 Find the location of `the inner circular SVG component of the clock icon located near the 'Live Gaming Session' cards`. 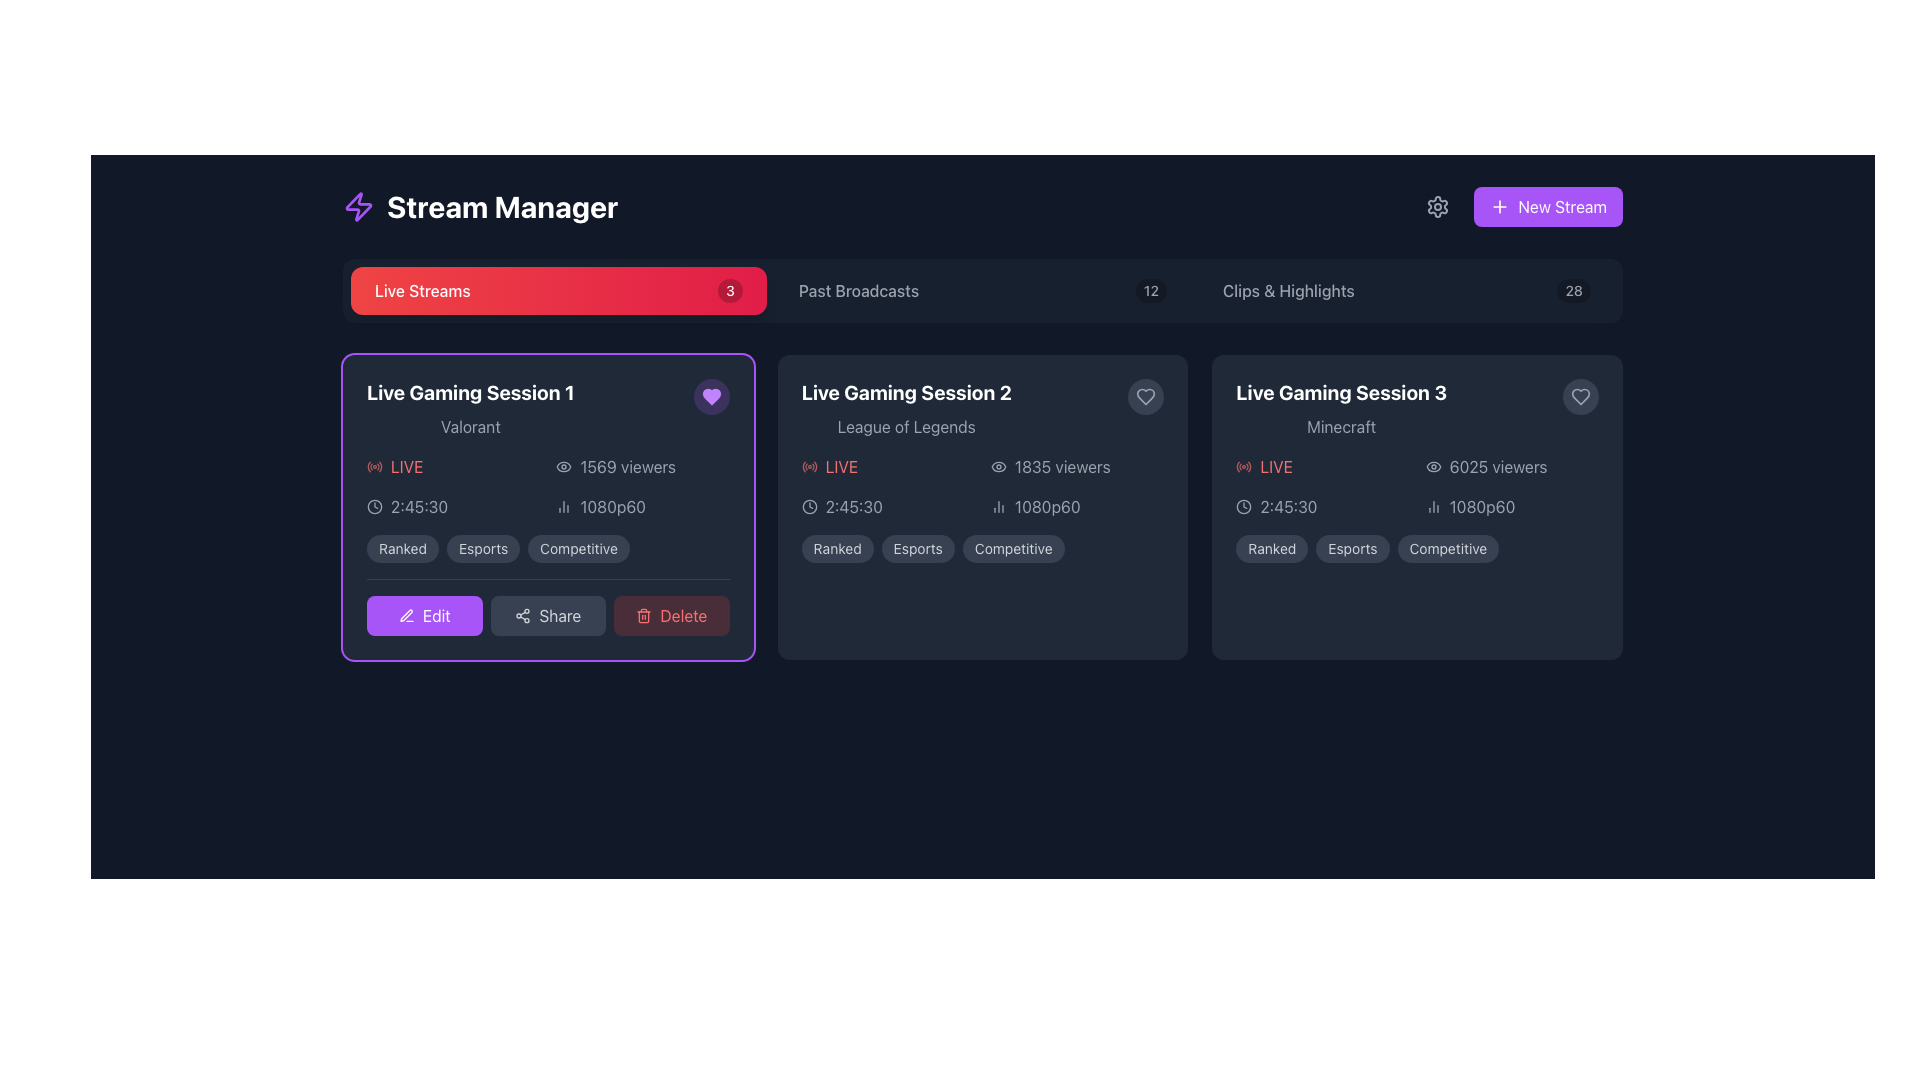

the inner circular SVG component of the clock icon located near the 'Live Gaming Session' cards is located at coordinates (809, 505).